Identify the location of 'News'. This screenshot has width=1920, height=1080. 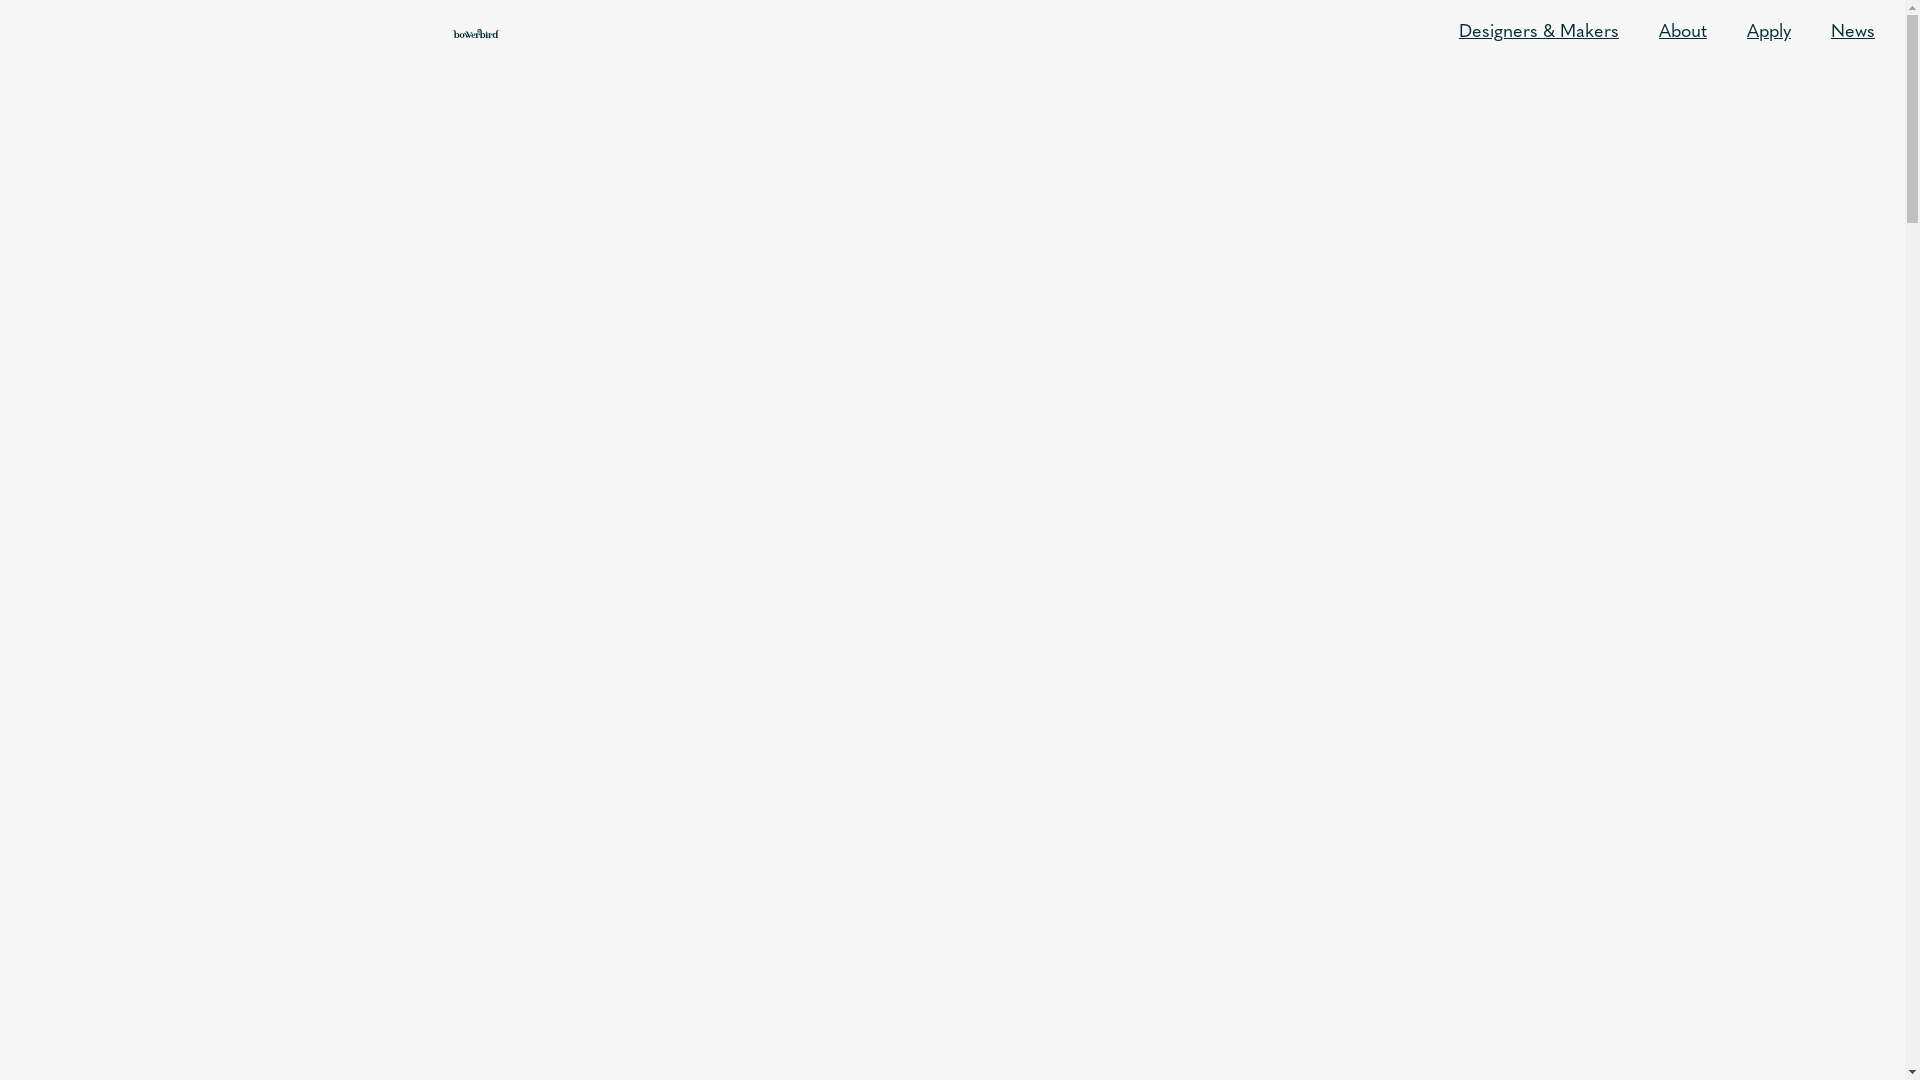
(1851, 33).